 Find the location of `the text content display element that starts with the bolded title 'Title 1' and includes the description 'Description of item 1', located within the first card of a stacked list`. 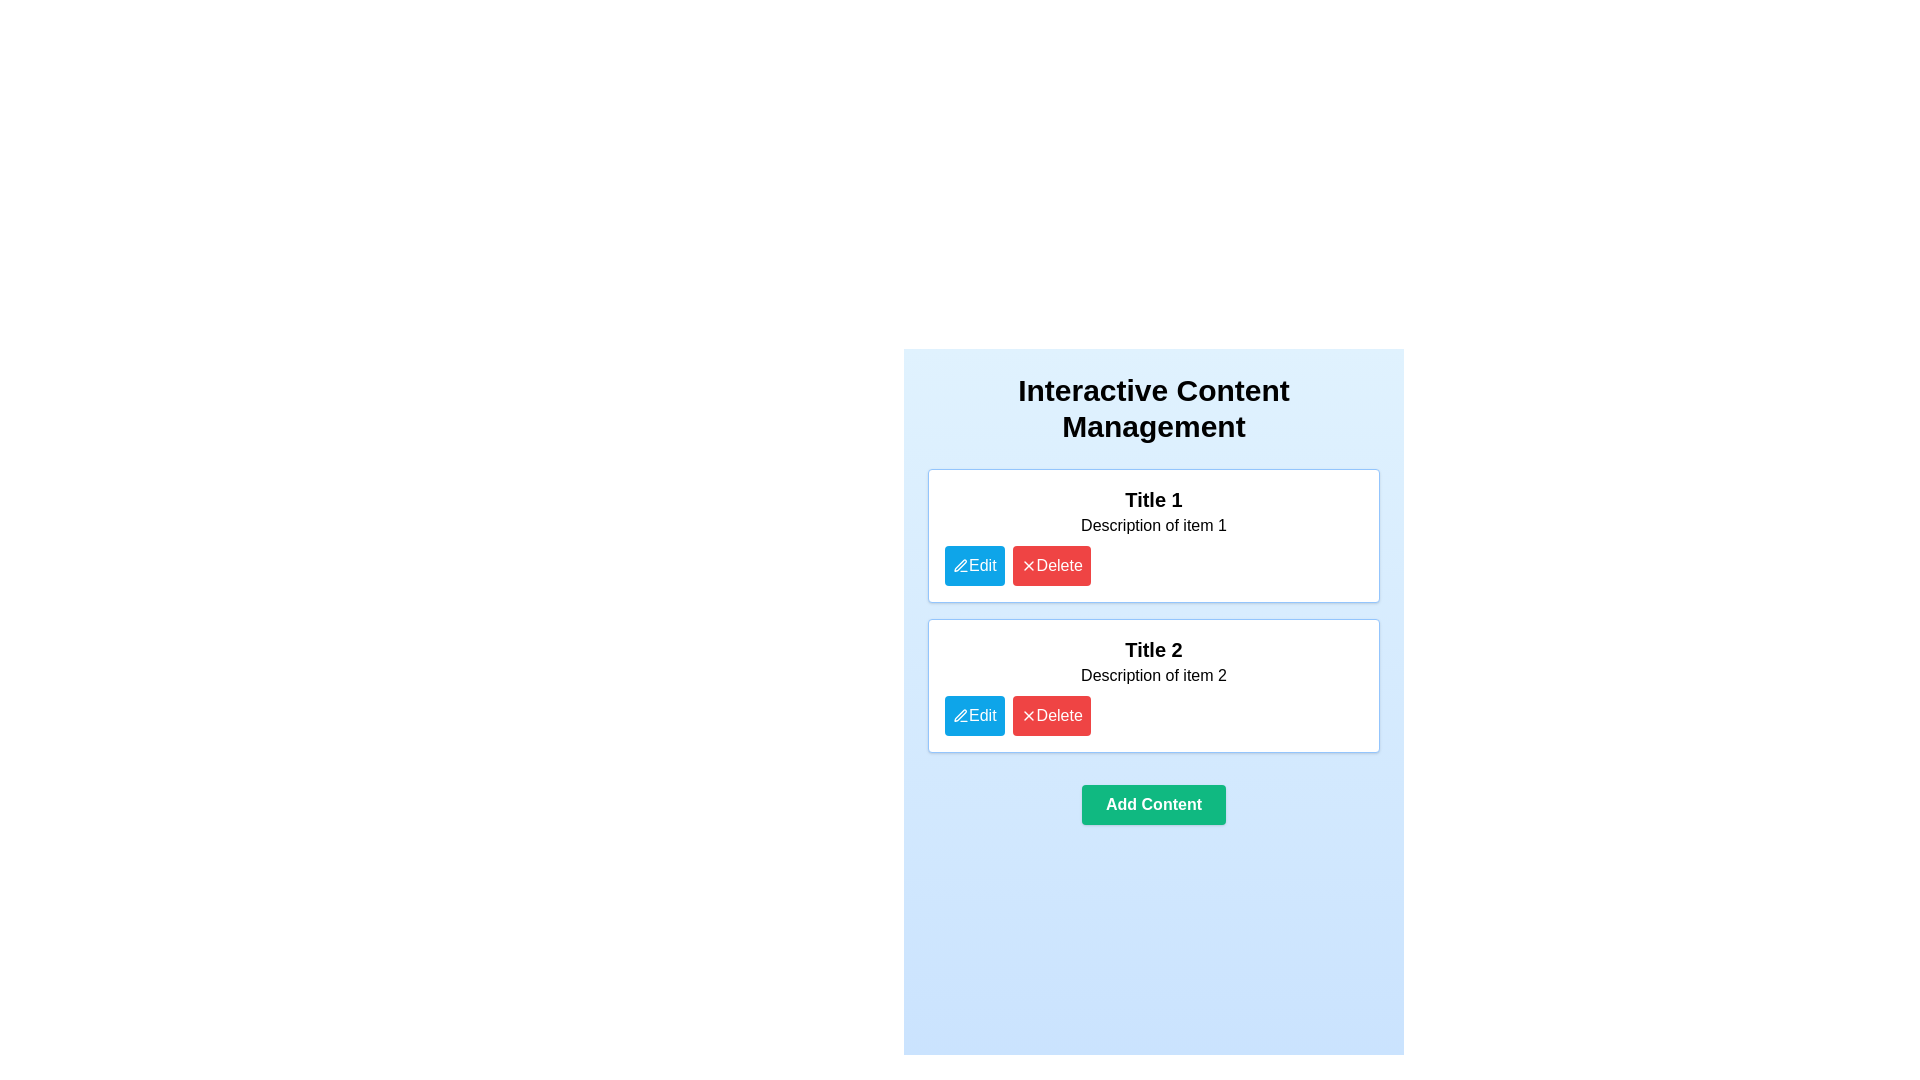

the text content display element that starts with the bolded title 'Title 1' and includes the description 'Description of item 1', located within the first card of a stacked list is located at coordinates (1153, 511).